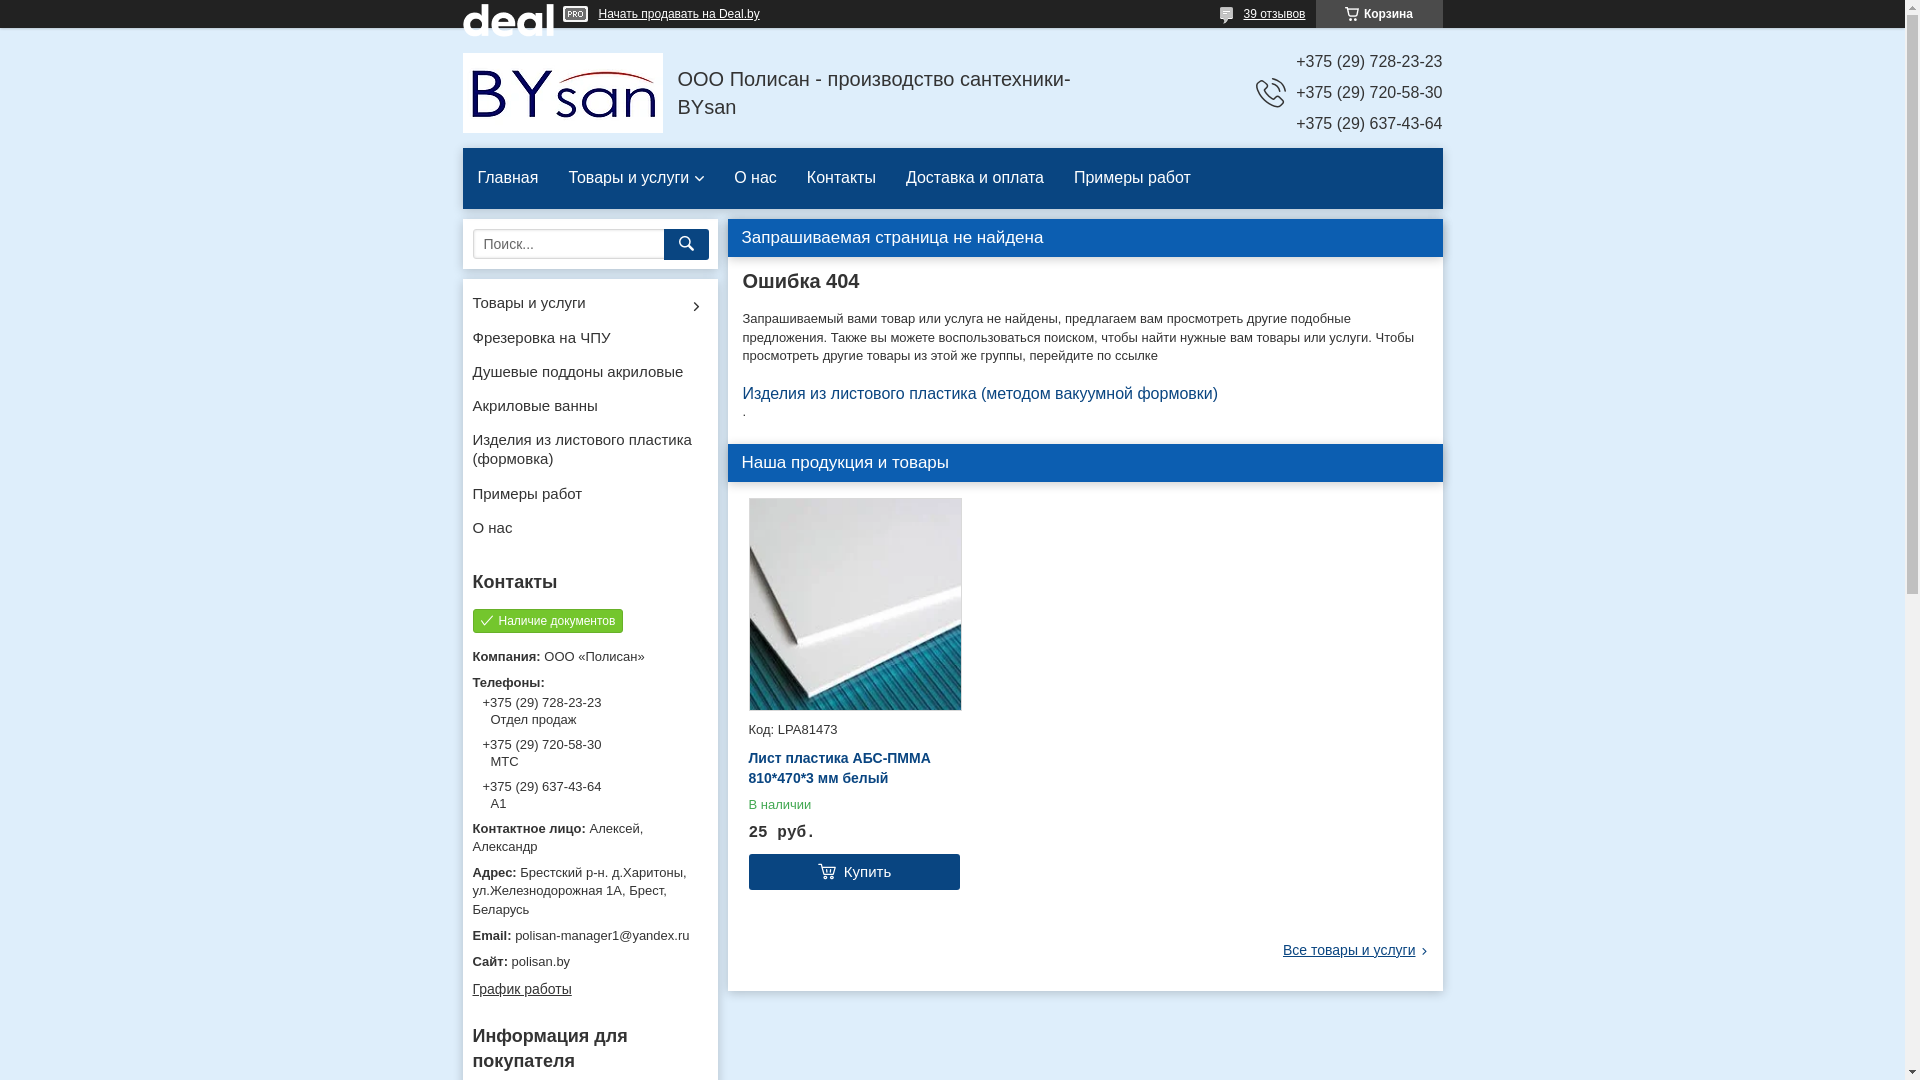 The height and width of the screenshot is (1080, 1920). I want to click on 'polisan-manager1@yandex.ru', so click(588, 936).